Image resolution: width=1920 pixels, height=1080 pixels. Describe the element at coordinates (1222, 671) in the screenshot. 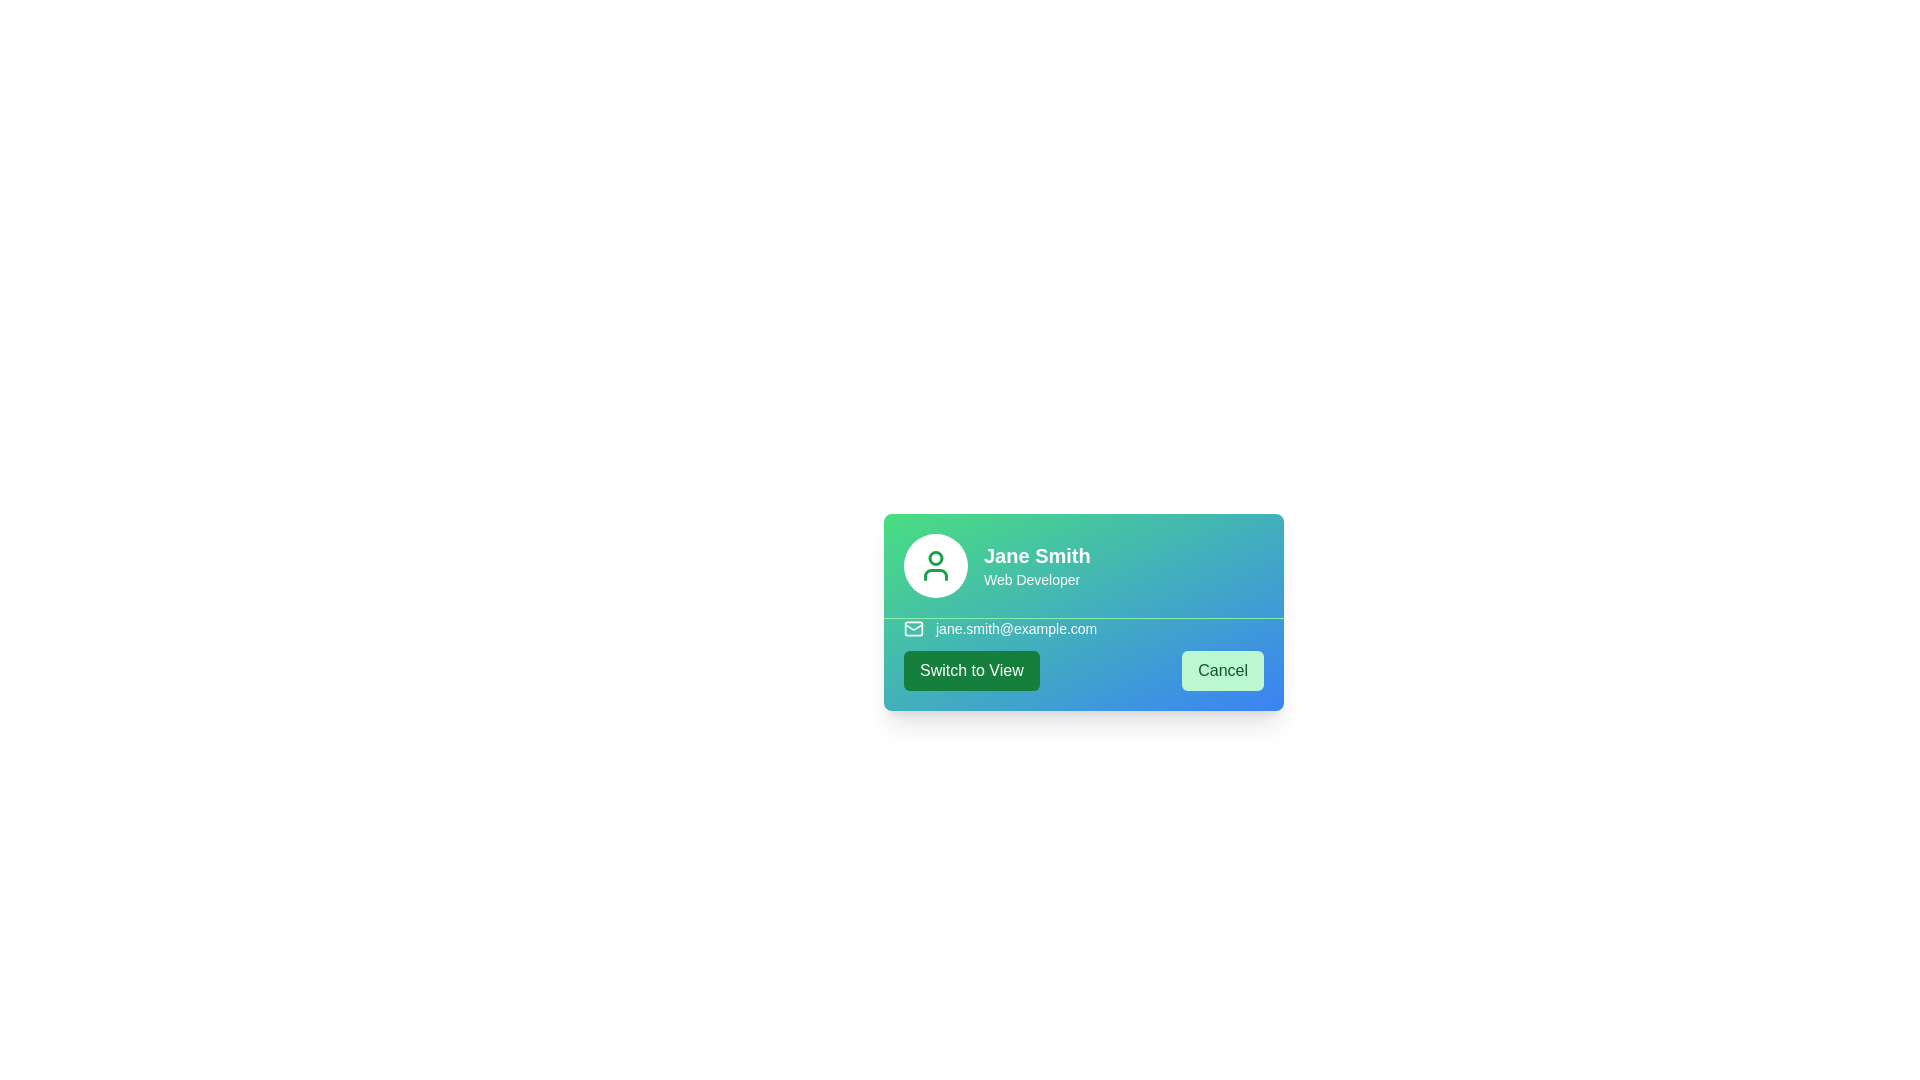

I see `the cancel button located at the bottom right of the card` at that location.